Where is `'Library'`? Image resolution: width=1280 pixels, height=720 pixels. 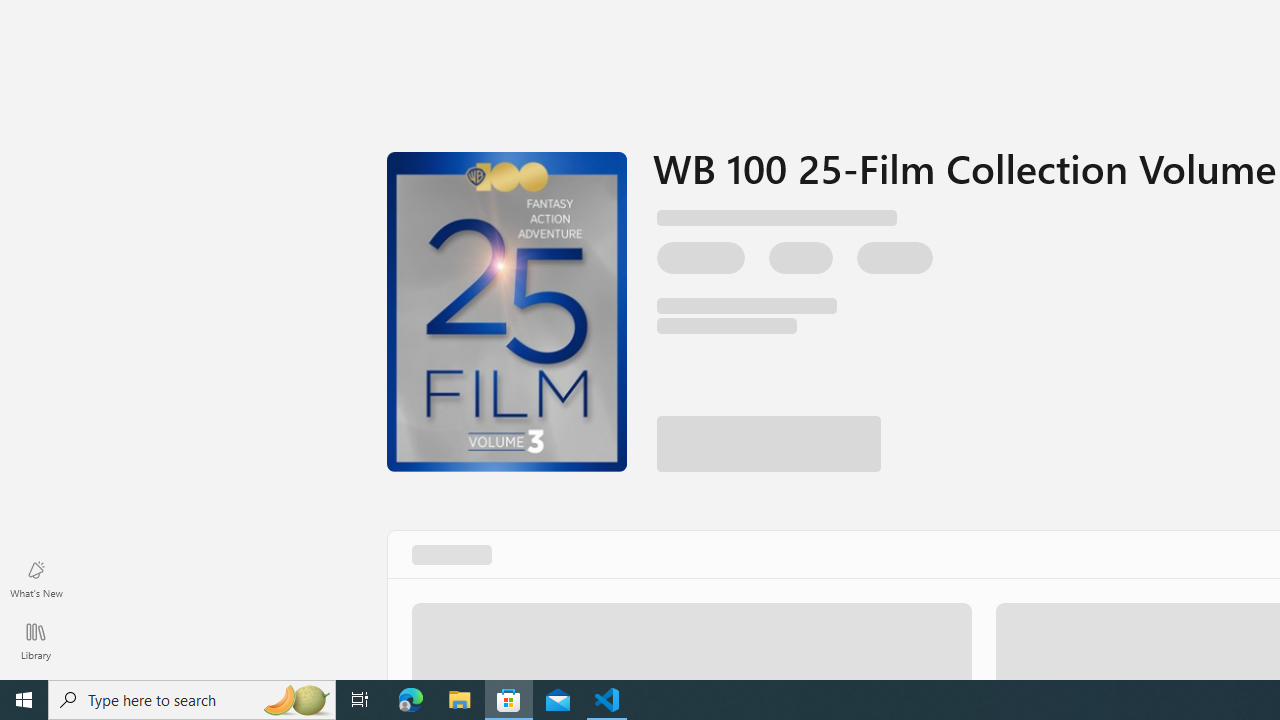 'Library' is located at coordinates (35, 640).